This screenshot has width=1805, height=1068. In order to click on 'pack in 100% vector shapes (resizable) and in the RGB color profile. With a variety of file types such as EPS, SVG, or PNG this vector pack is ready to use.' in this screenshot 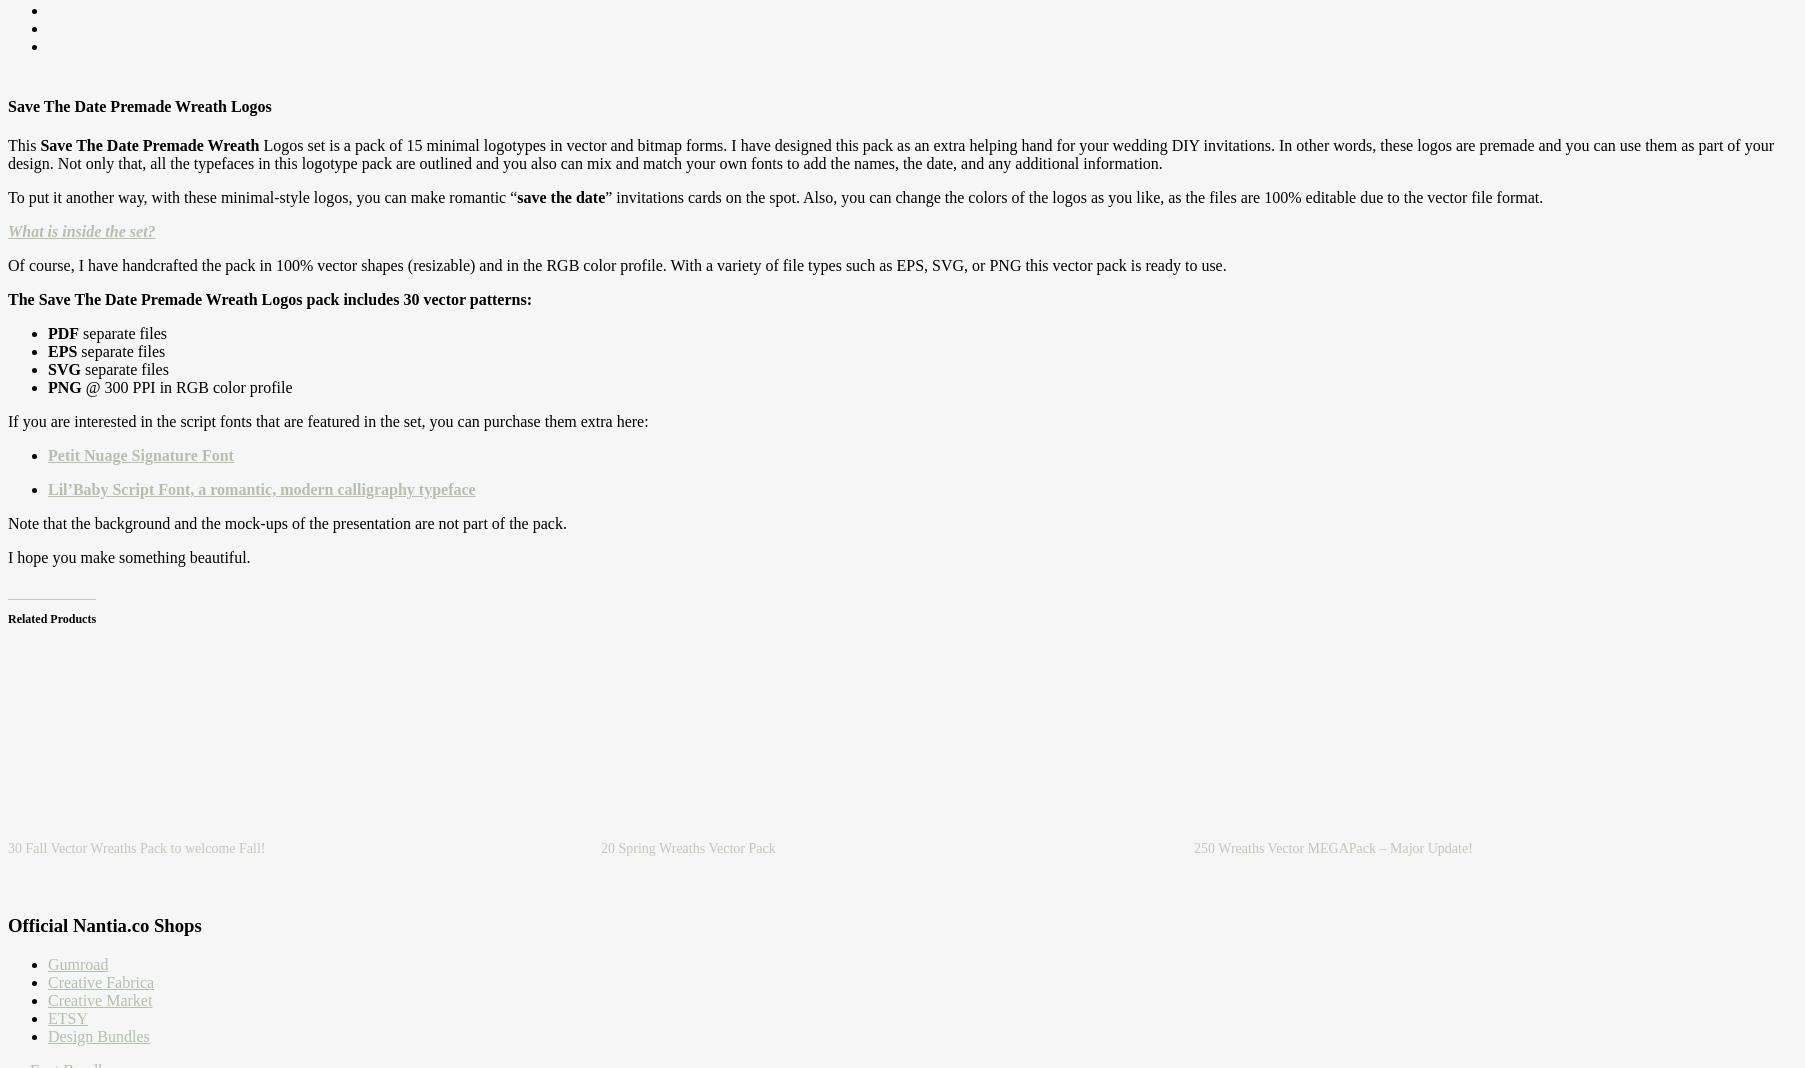, I will do `click(225, 265)`.